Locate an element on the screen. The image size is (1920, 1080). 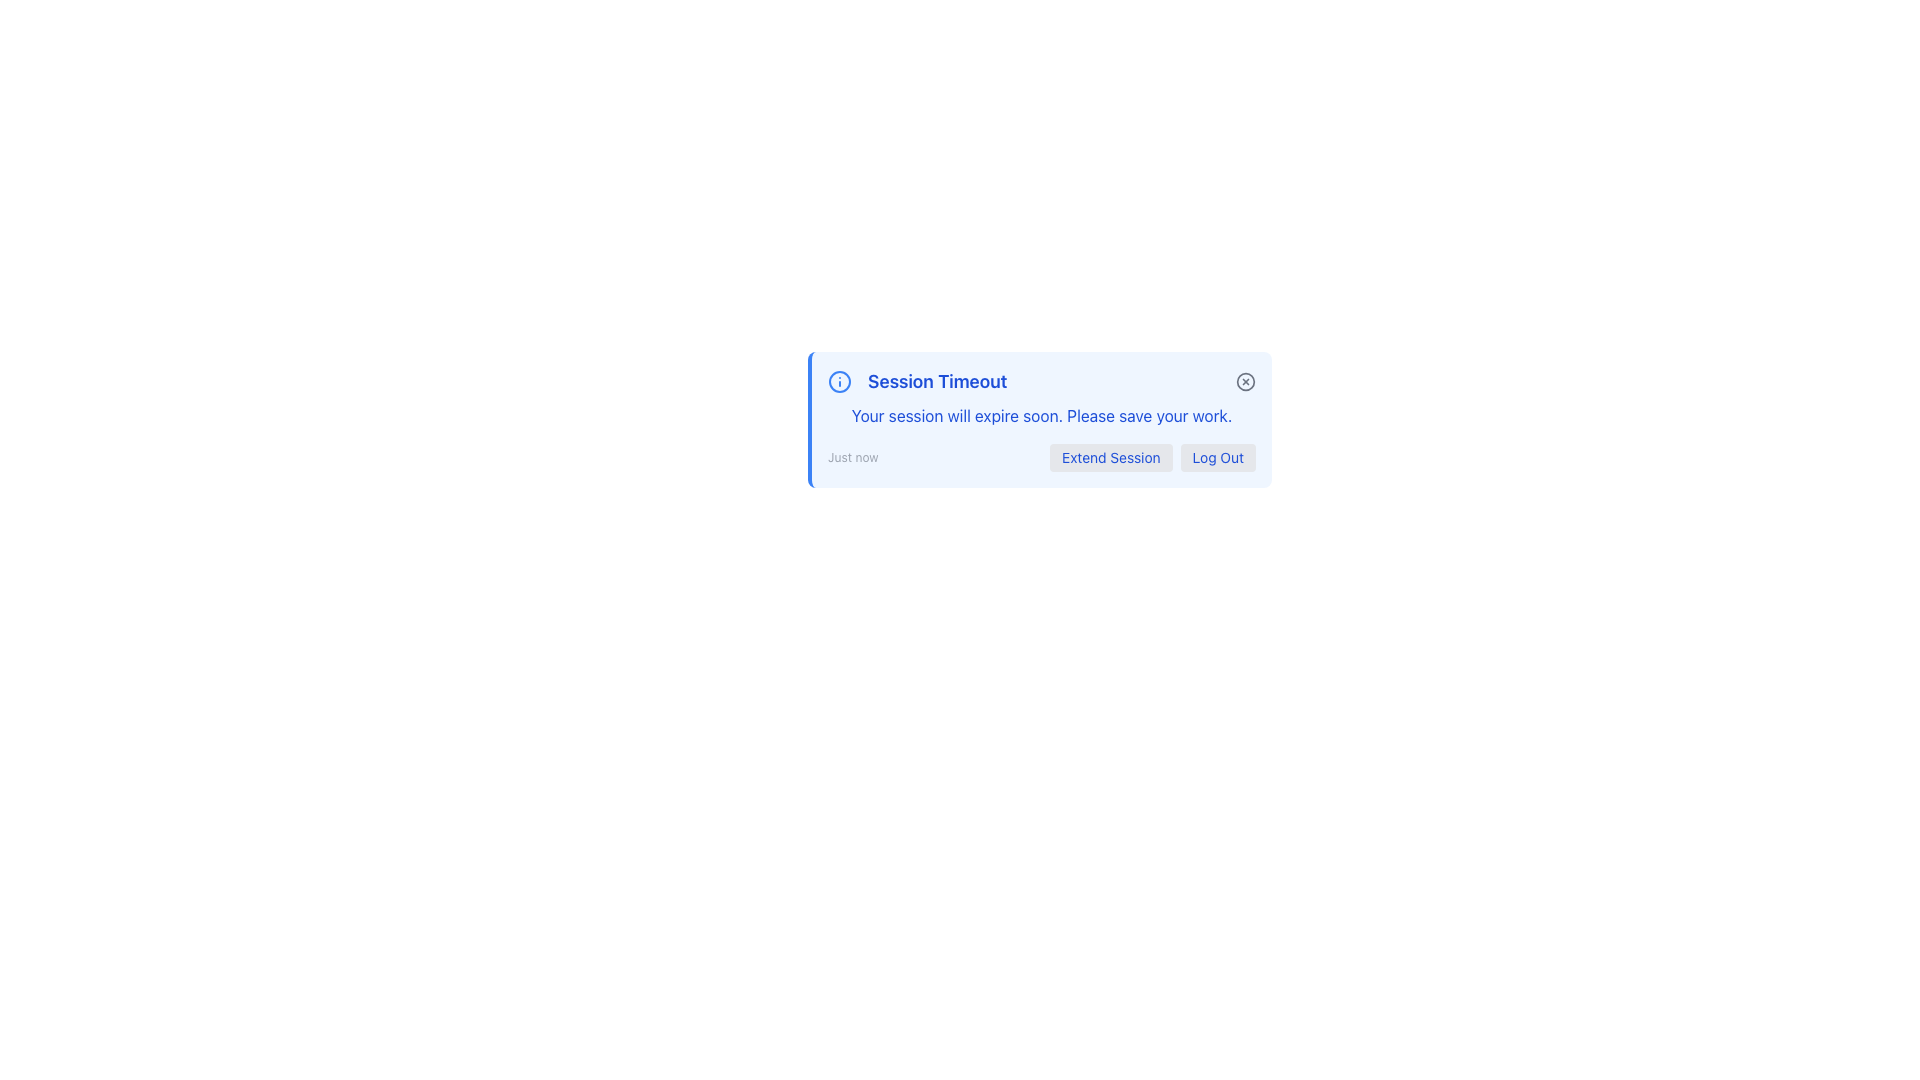
the label consisting of a blue information icon and bold blue text reading 'Session Timeout' located at the leftmost position of the notification bar is located at coordinates (916, 381).